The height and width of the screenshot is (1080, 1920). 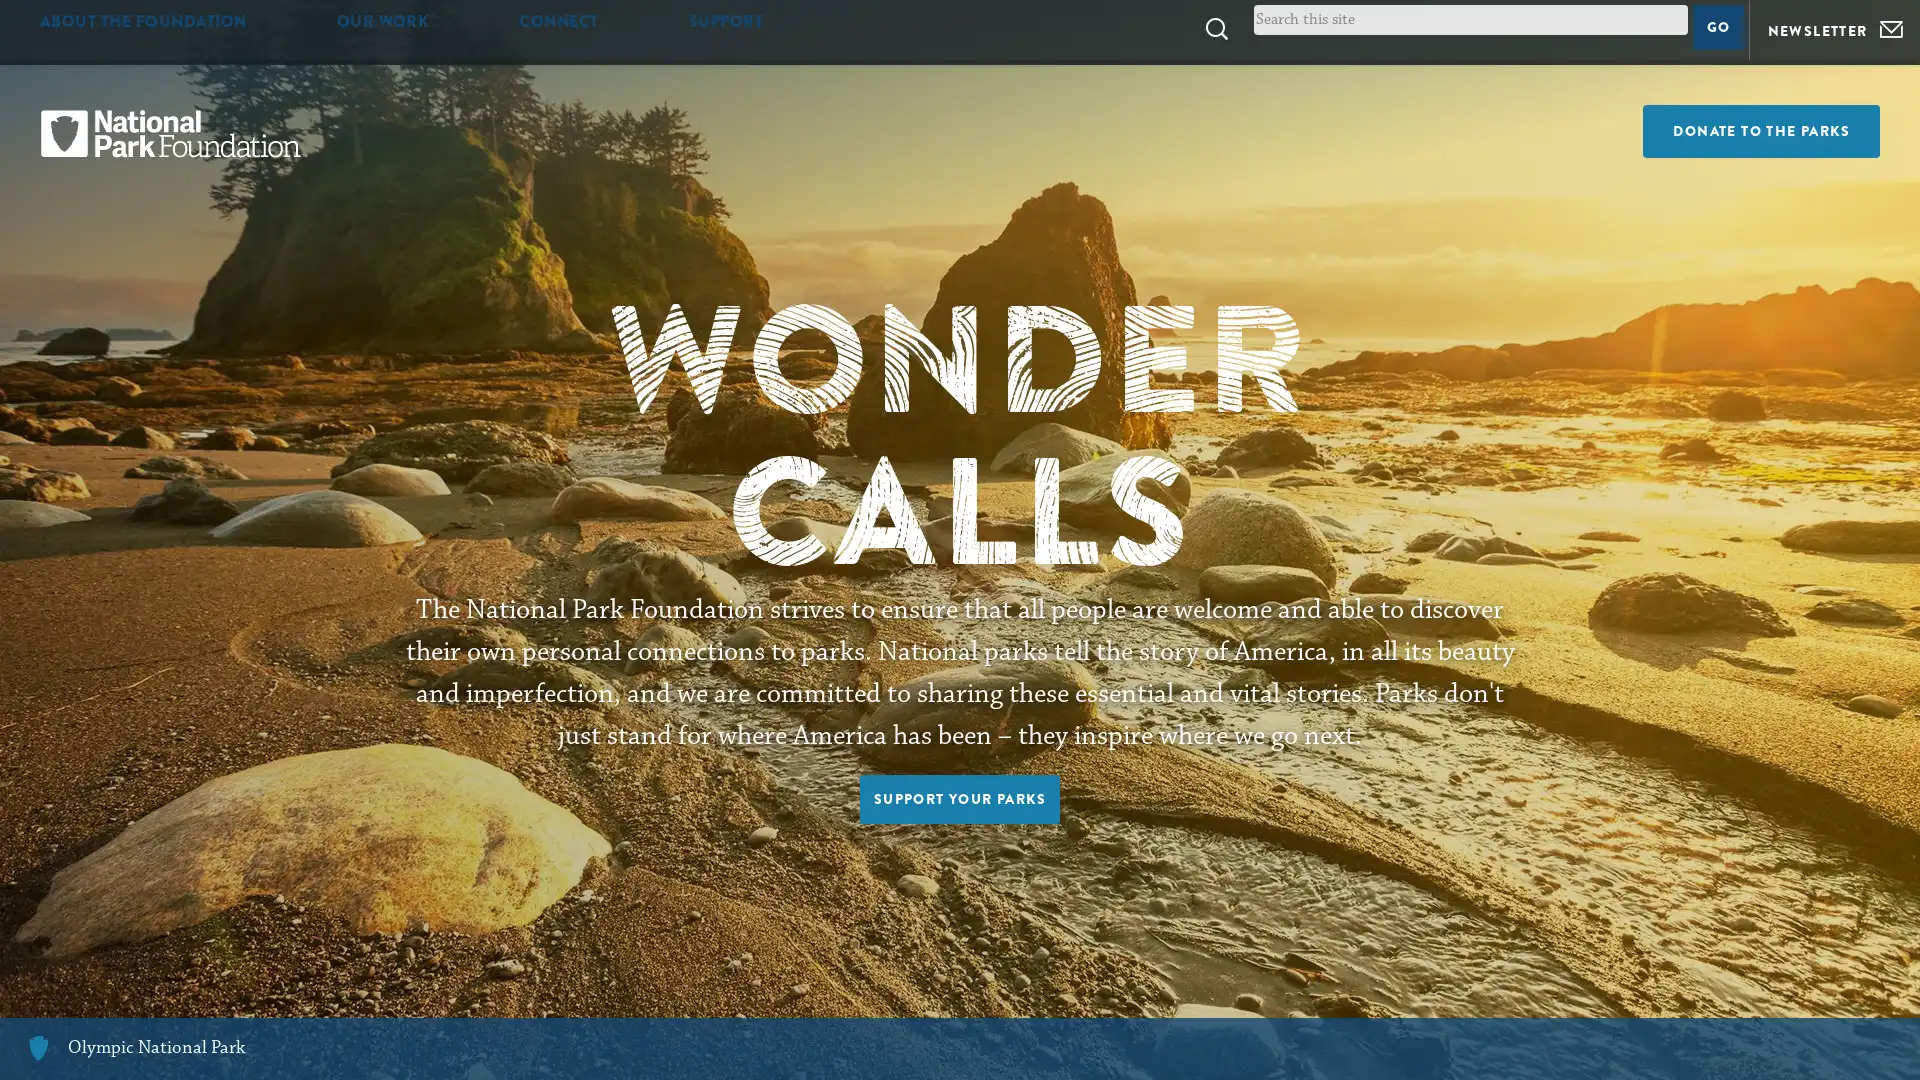 I want to click on SUBMIT, so click(x=1708, y=592).